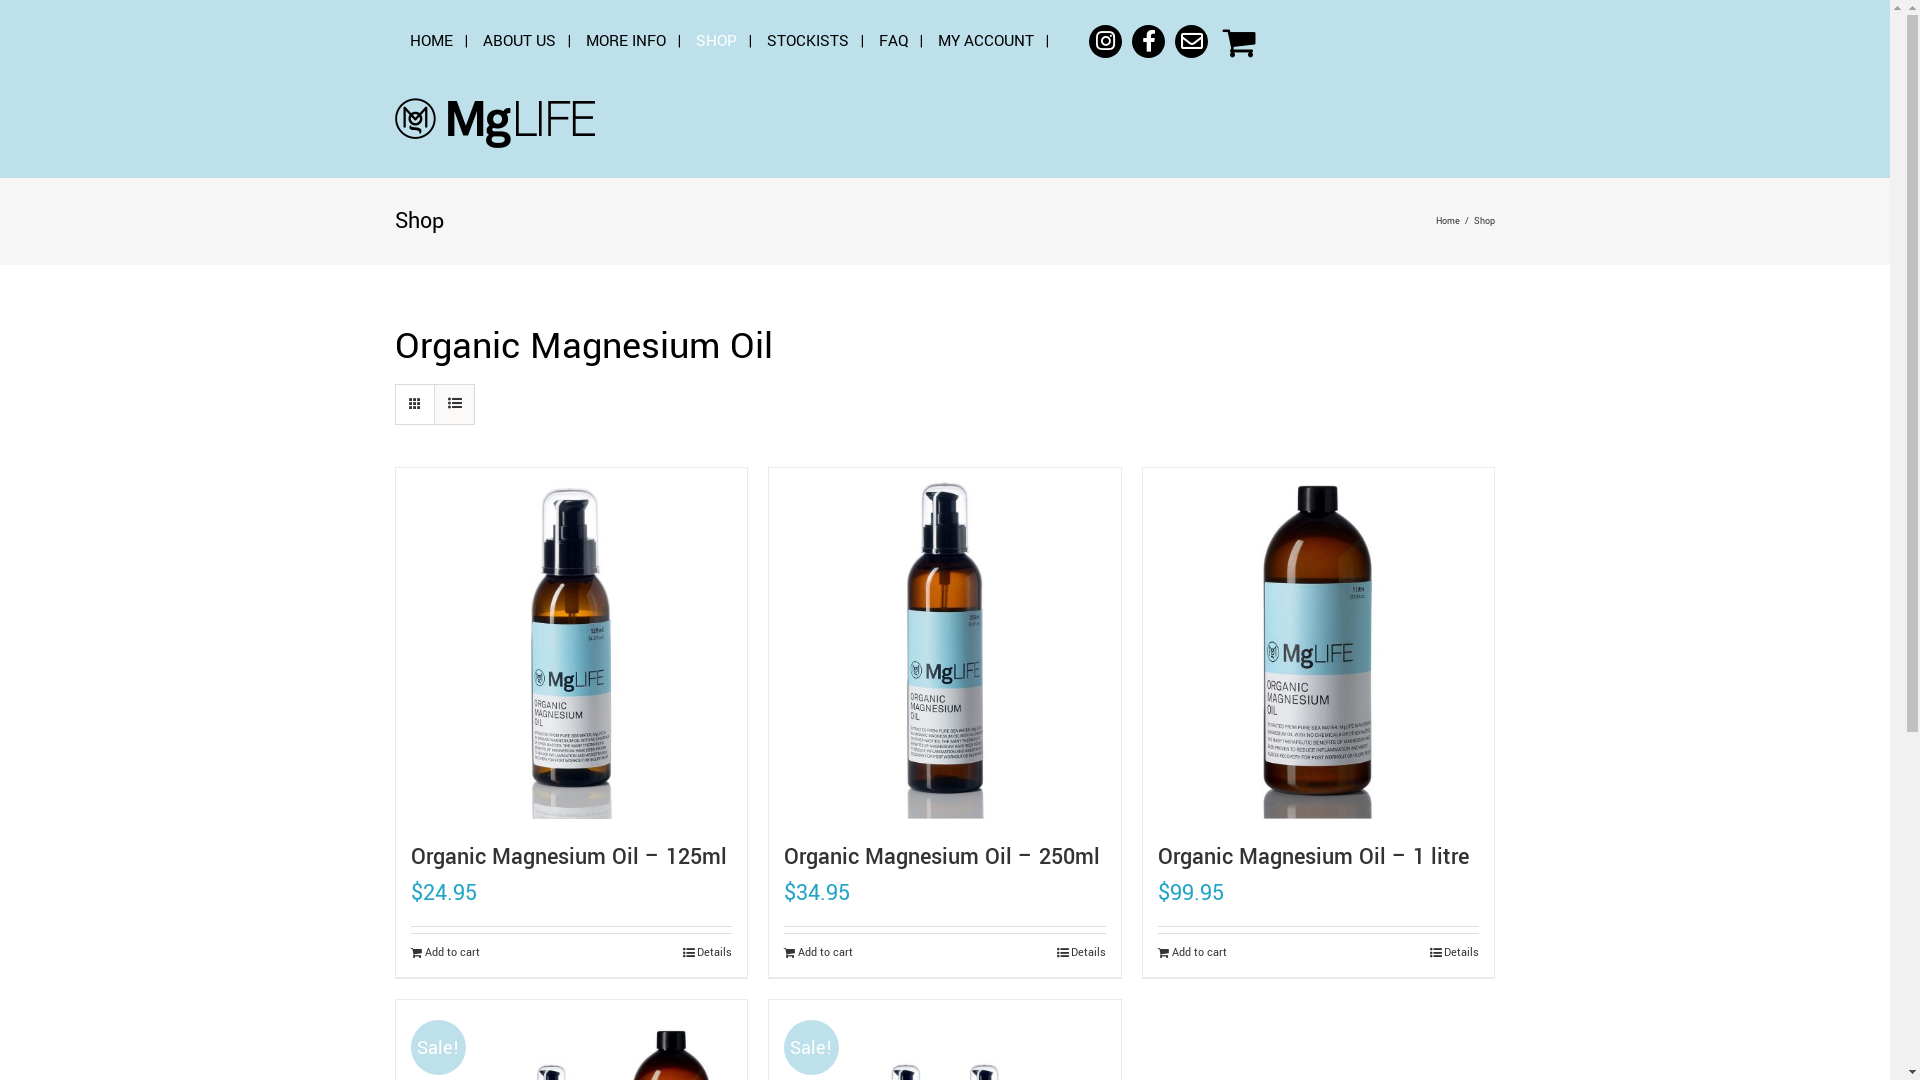 The image size is (1920, 1080). Describe the element at coordinates (1434, 221) in the screenshot. I see `'Home'` at that location.